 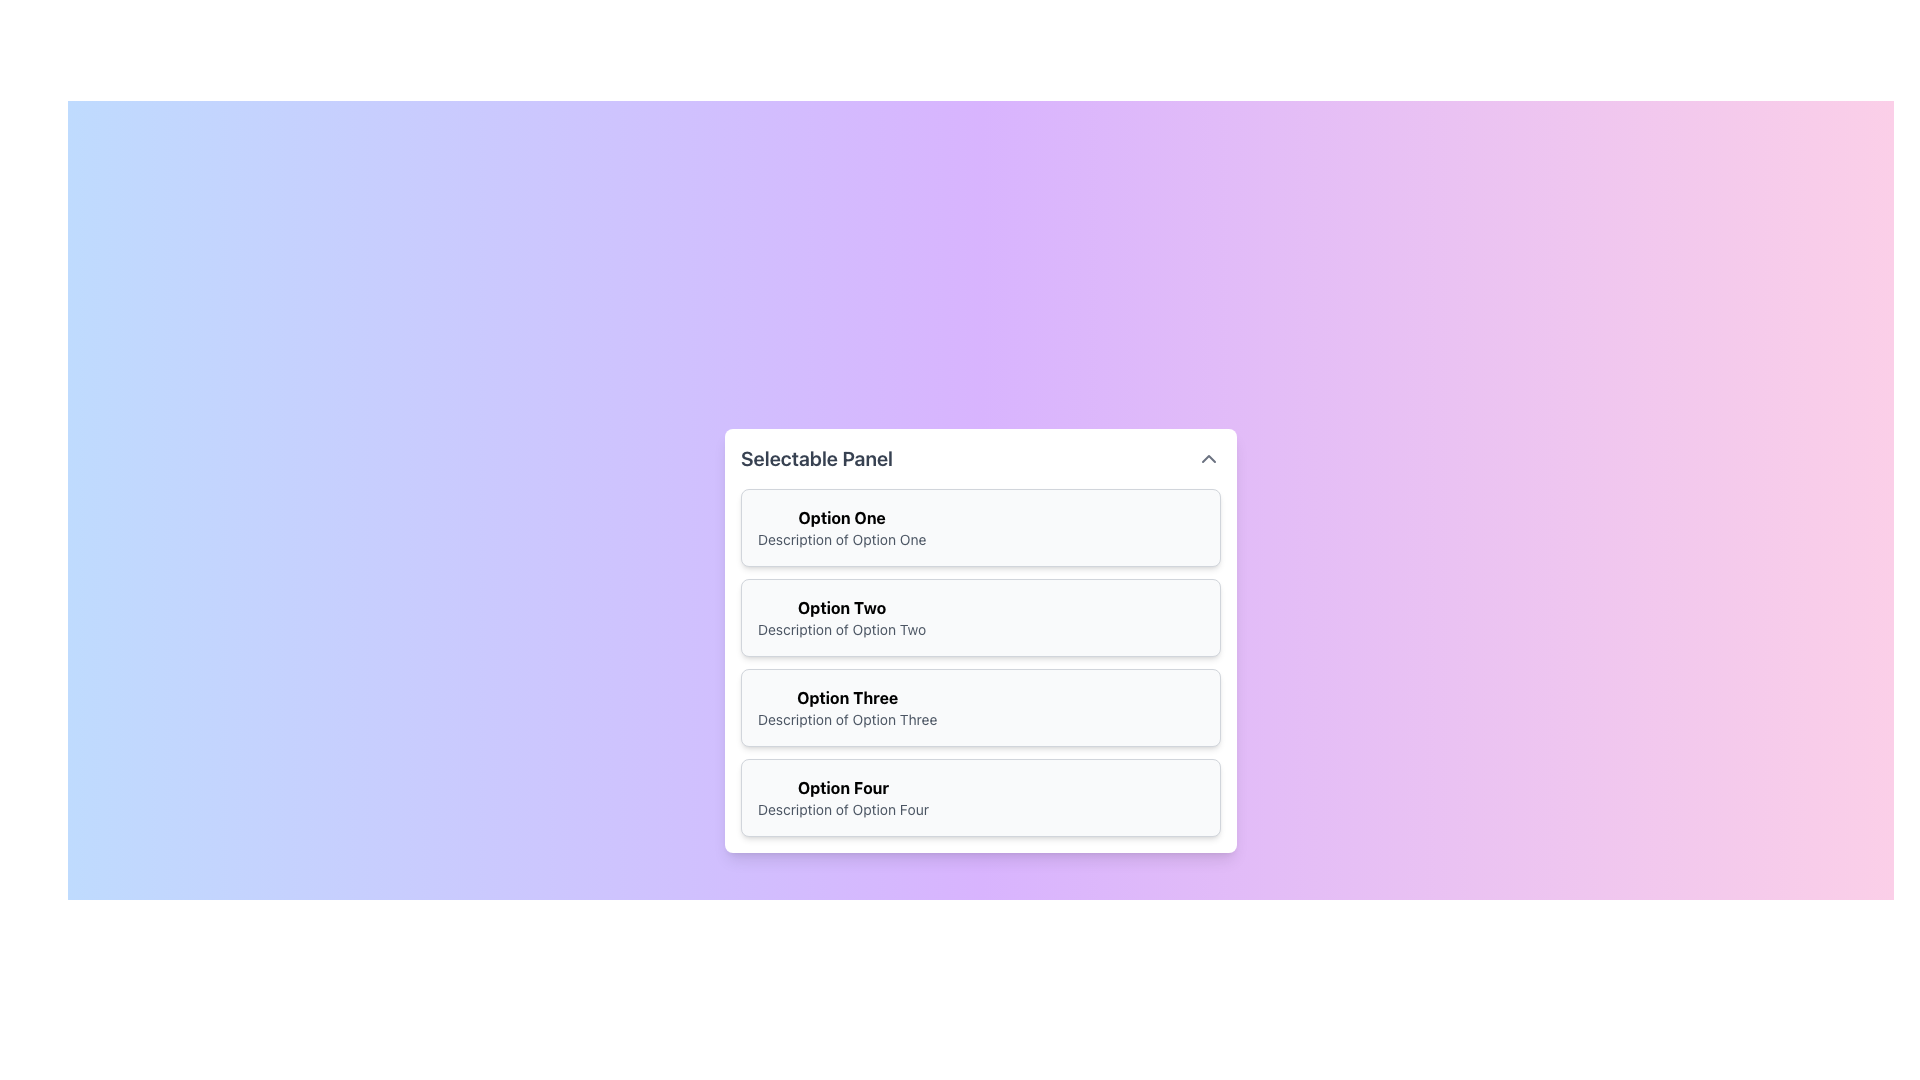 What do you see at coordinates (980, 797) in the screenshot?
I see `the fourth selectable list item in a vertically stacked list` at bounding box center [980, 797].